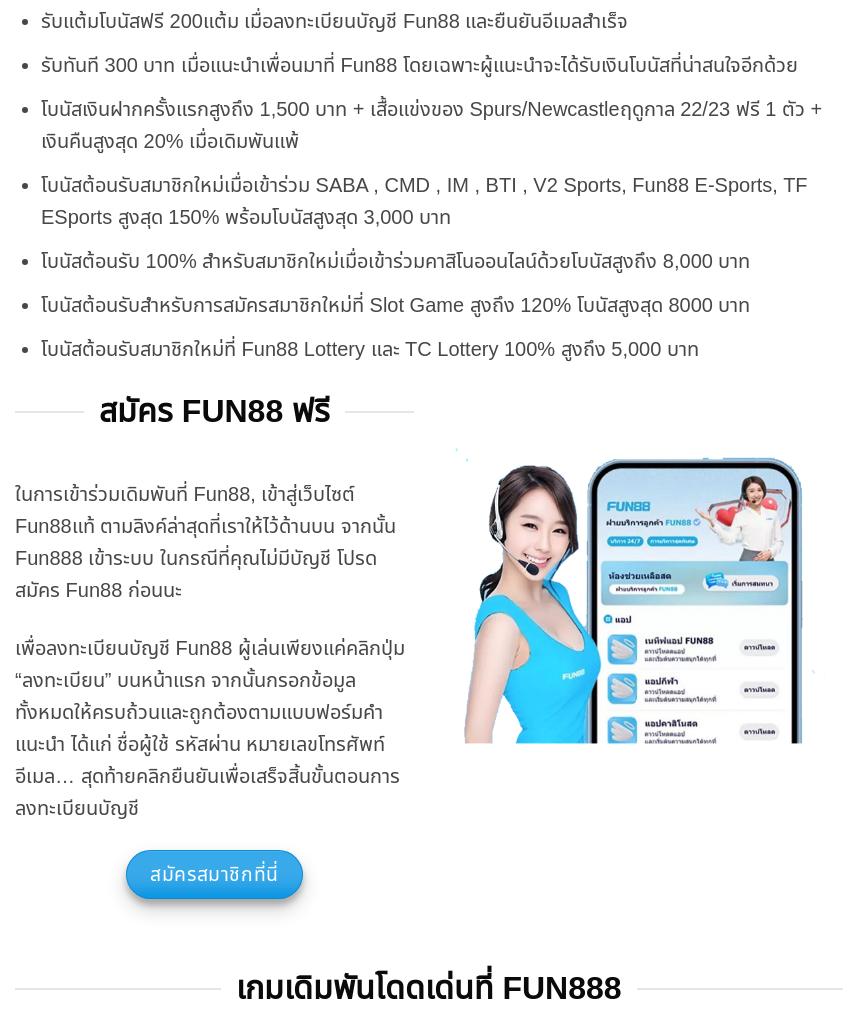 Image resolution: width=858 pixels, height=1033 pixels. I want to click on 'เพื่อลงทะเบียนบัญชี Fun88 ผู้เล่นเพียงแค่คลิกปุ่ม “ลงทะเบียน” บนหน้าแรก จากนั้นกรอกข้อมูลทั้งหมดให้ครบถ้วนและถูกต้องตามแบบฟอร์มคำแนะนำ ได้แก่ ชื่อผู้ใช้ รหัสผ่าน หมายเลขโทรศัพท์ อีเมล… สุดท้ายคลิกยืนยันเพื่อเสร็จสิ้นขั้นตอนการลงทะเบียนบัญชี', so click(209, 727).